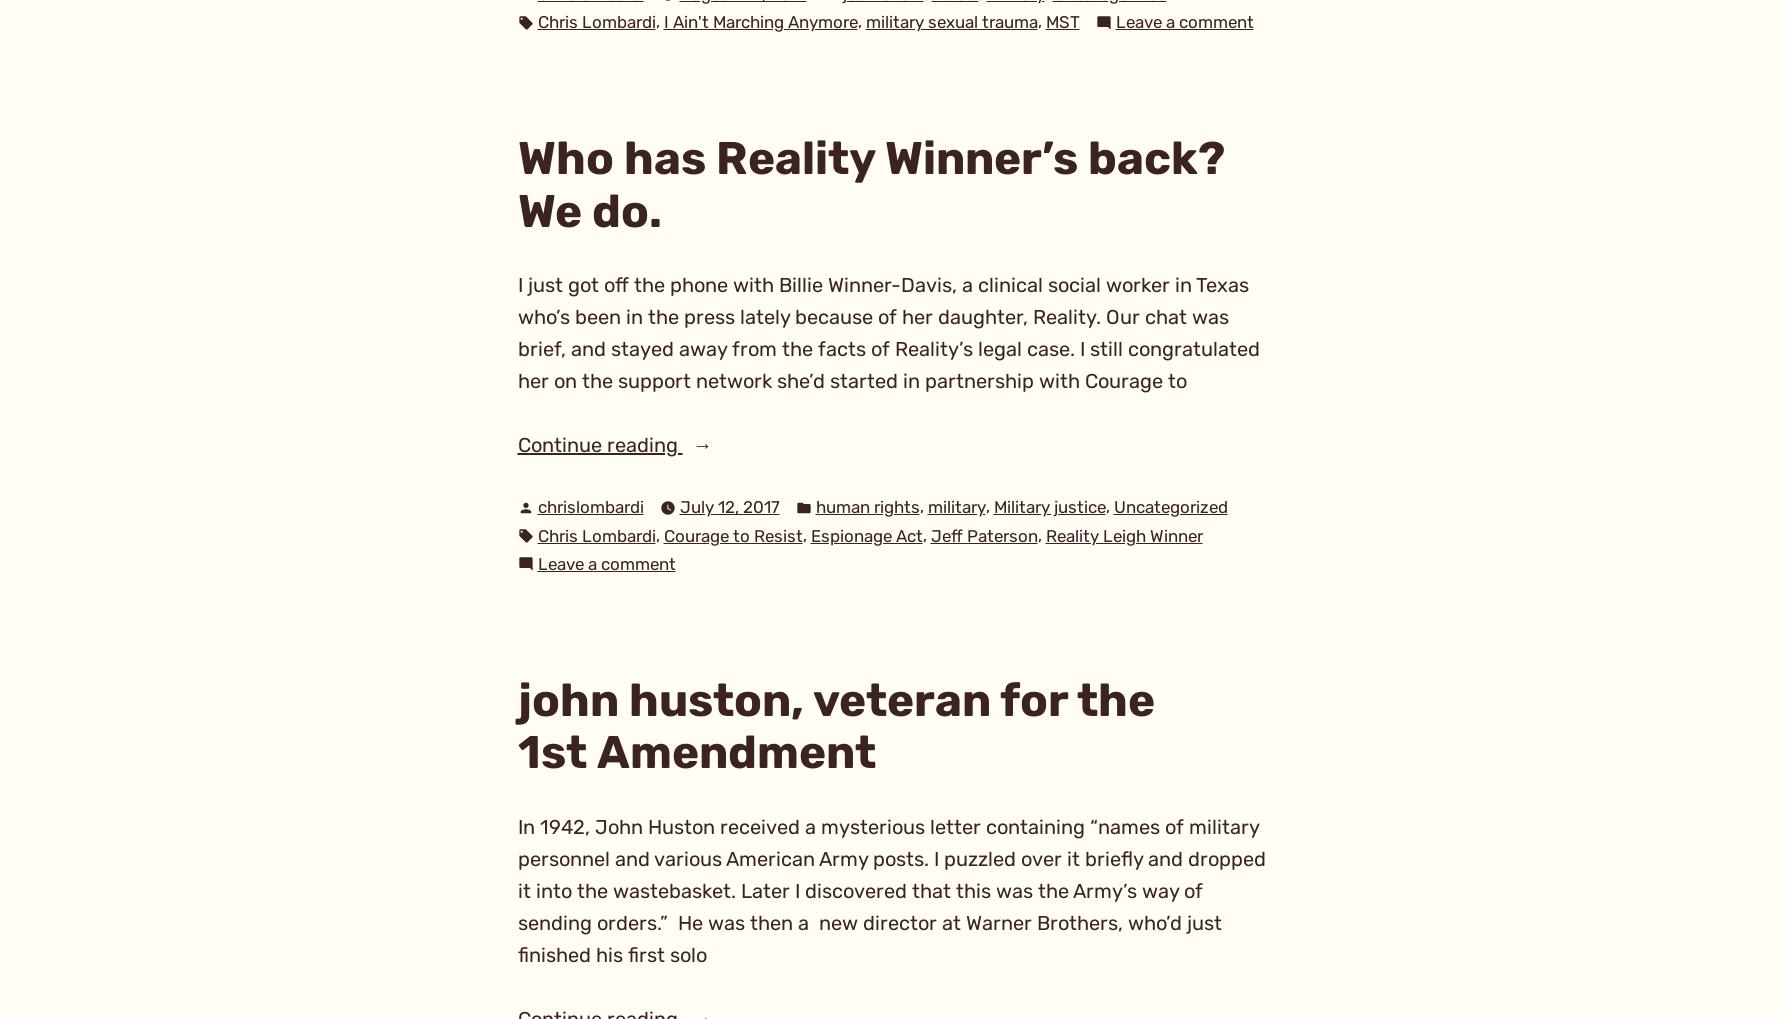  Describe the element at coordinates (866, 505) in the screenshot. I see `'human rights'` at that location.